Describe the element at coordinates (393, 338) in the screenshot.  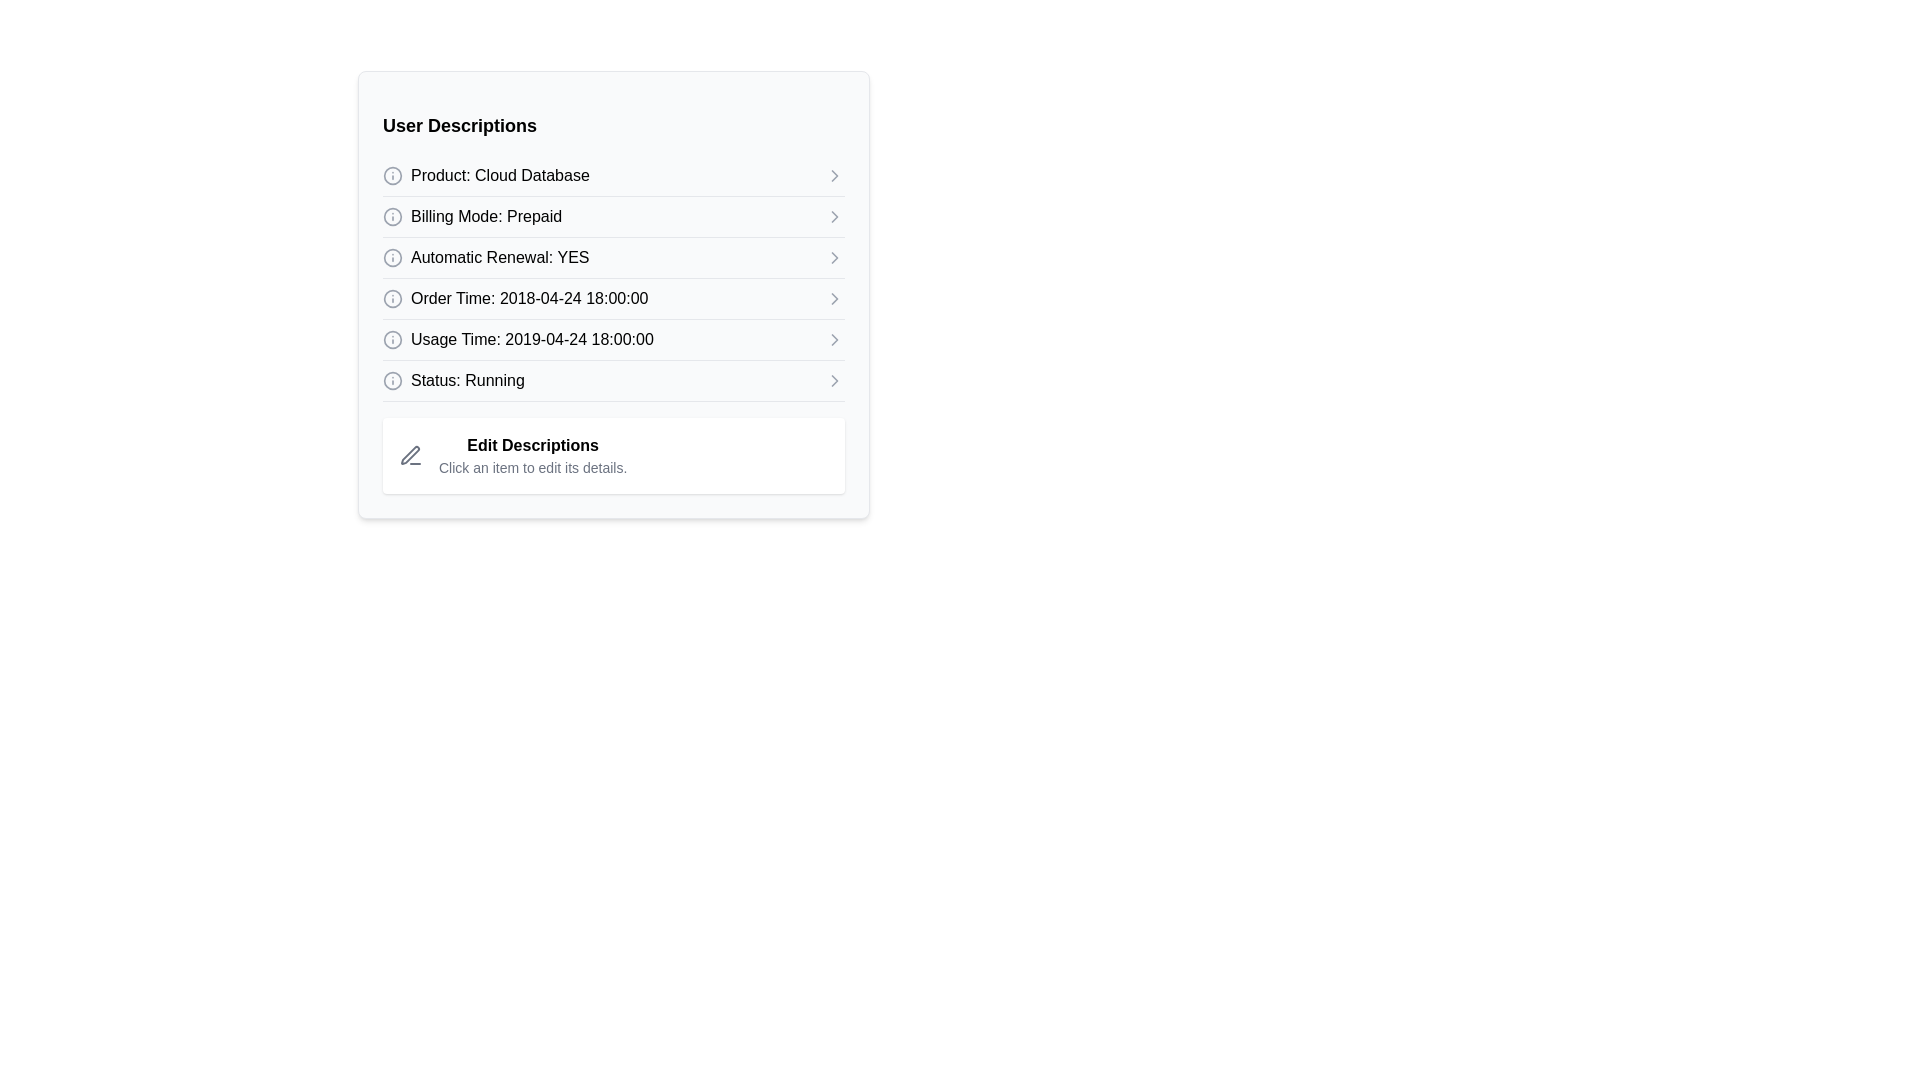
I see `circular gray outlined icon located to the left of the 'Usage Time: 2019-04-24 18:00:00' entry in the 'User Descriptions' list` at that location.